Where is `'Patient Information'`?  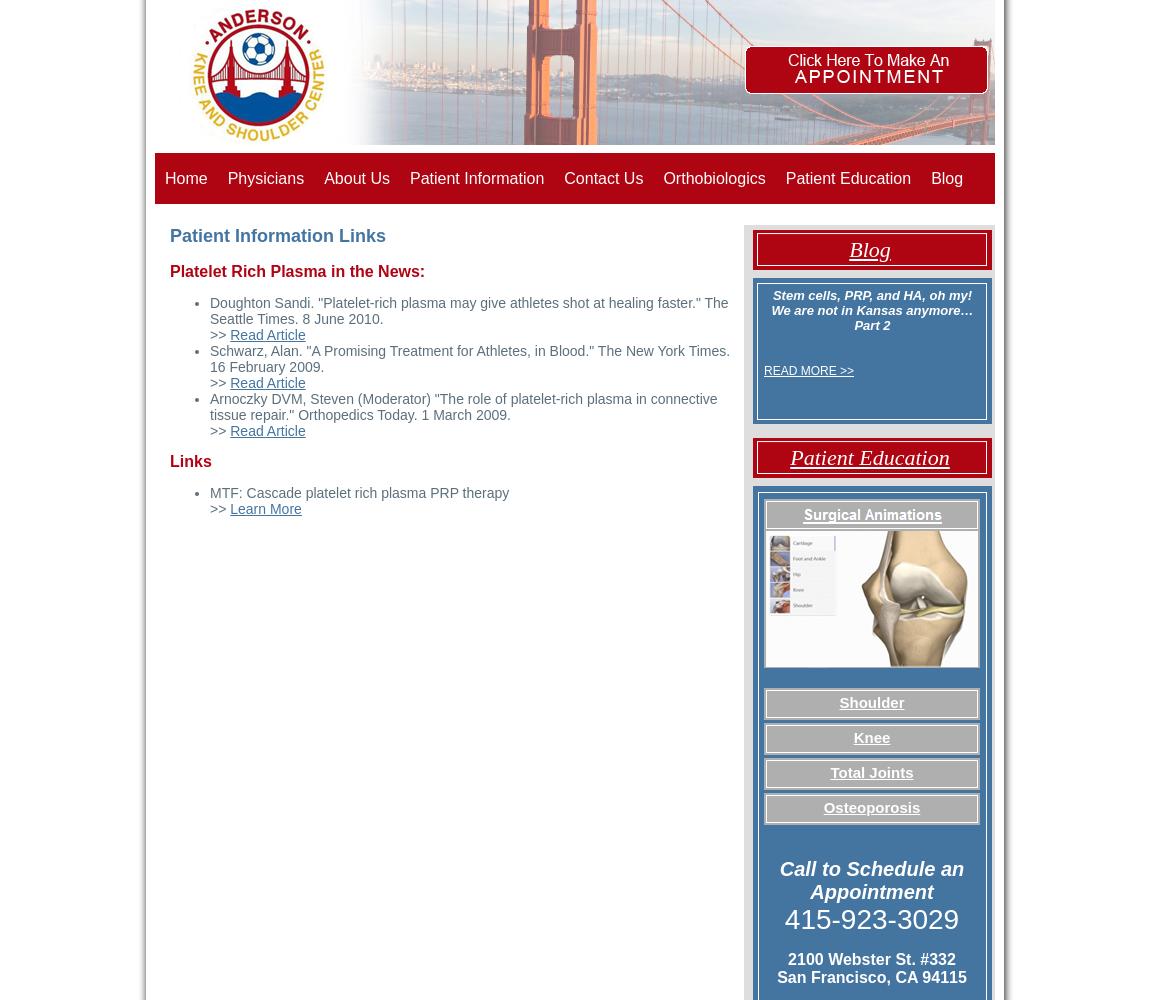
'Patient Information' is located at coordinates (476, 178).